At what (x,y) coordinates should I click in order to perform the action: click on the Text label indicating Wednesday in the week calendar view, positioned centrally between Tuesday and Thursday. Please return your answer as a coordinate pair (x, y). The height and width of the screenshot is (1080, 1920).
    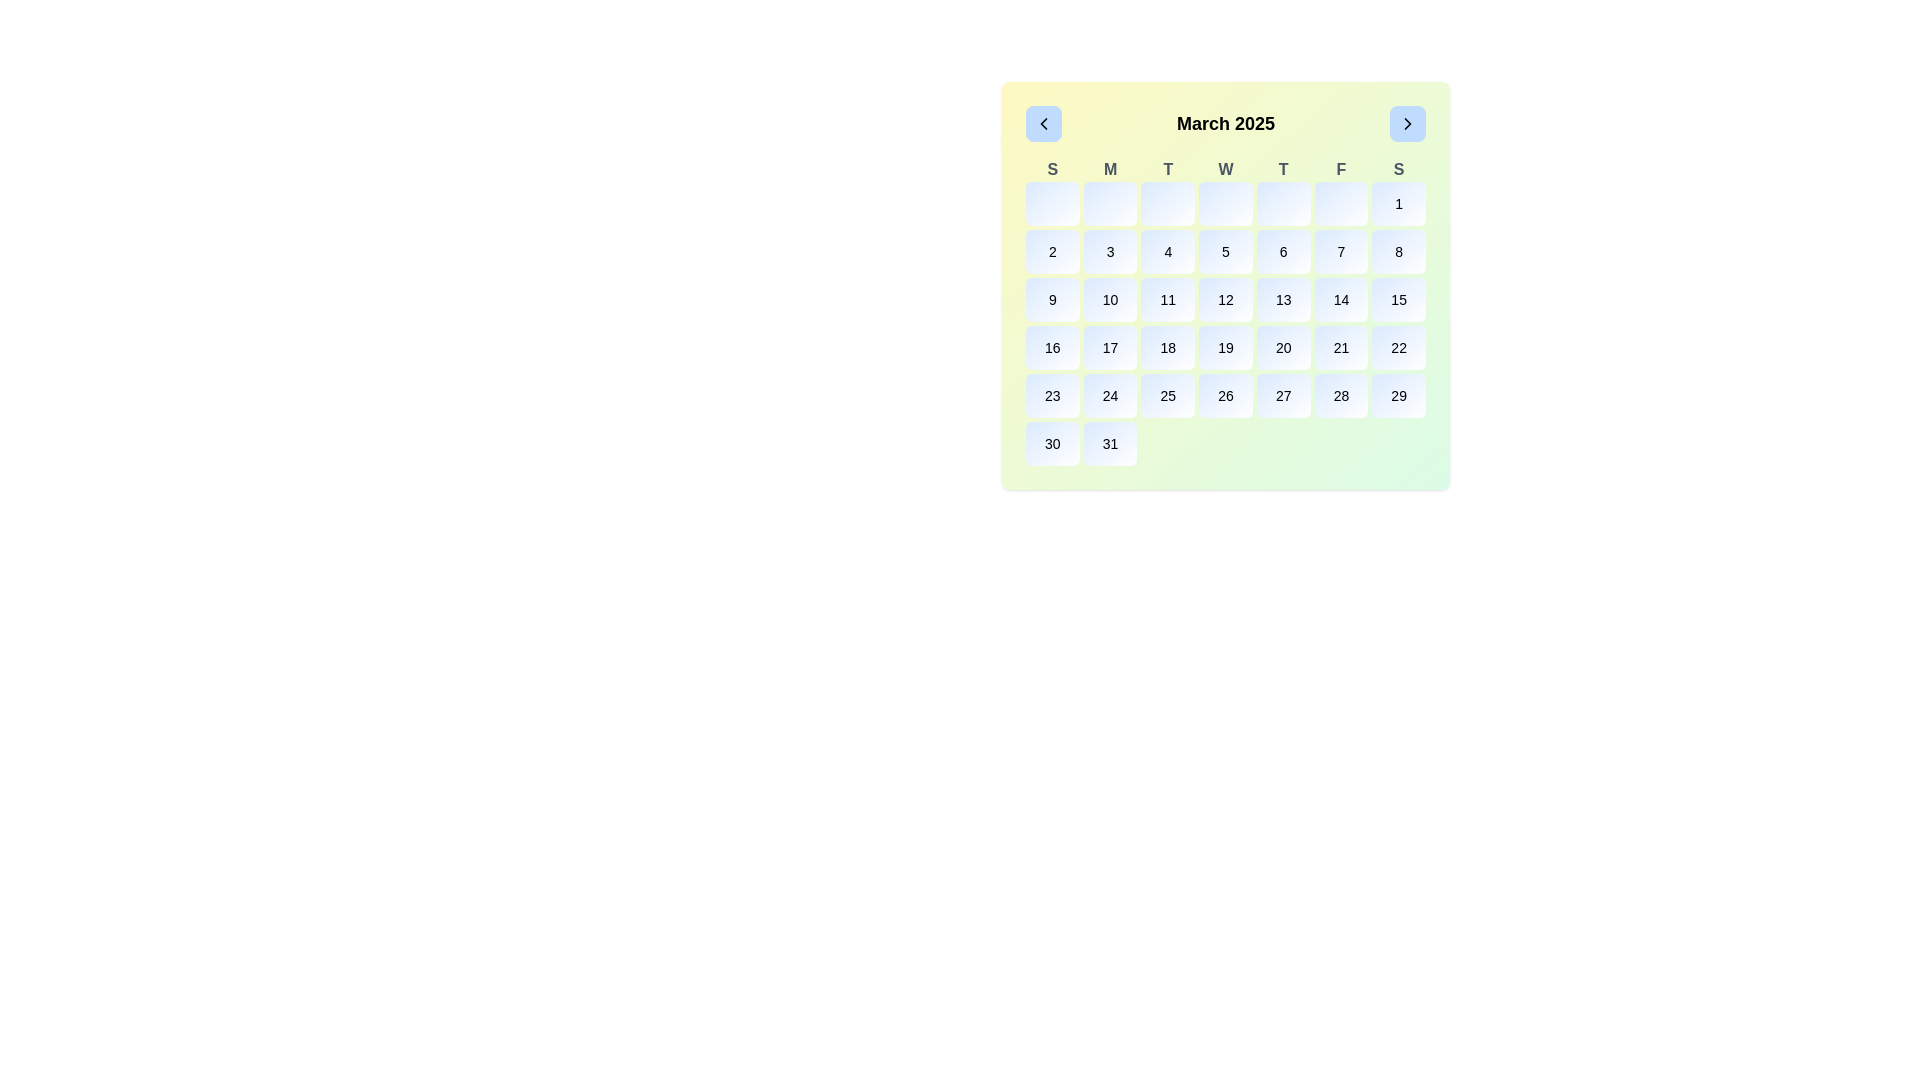
    Looking at the image, I should click on (1224, 168).